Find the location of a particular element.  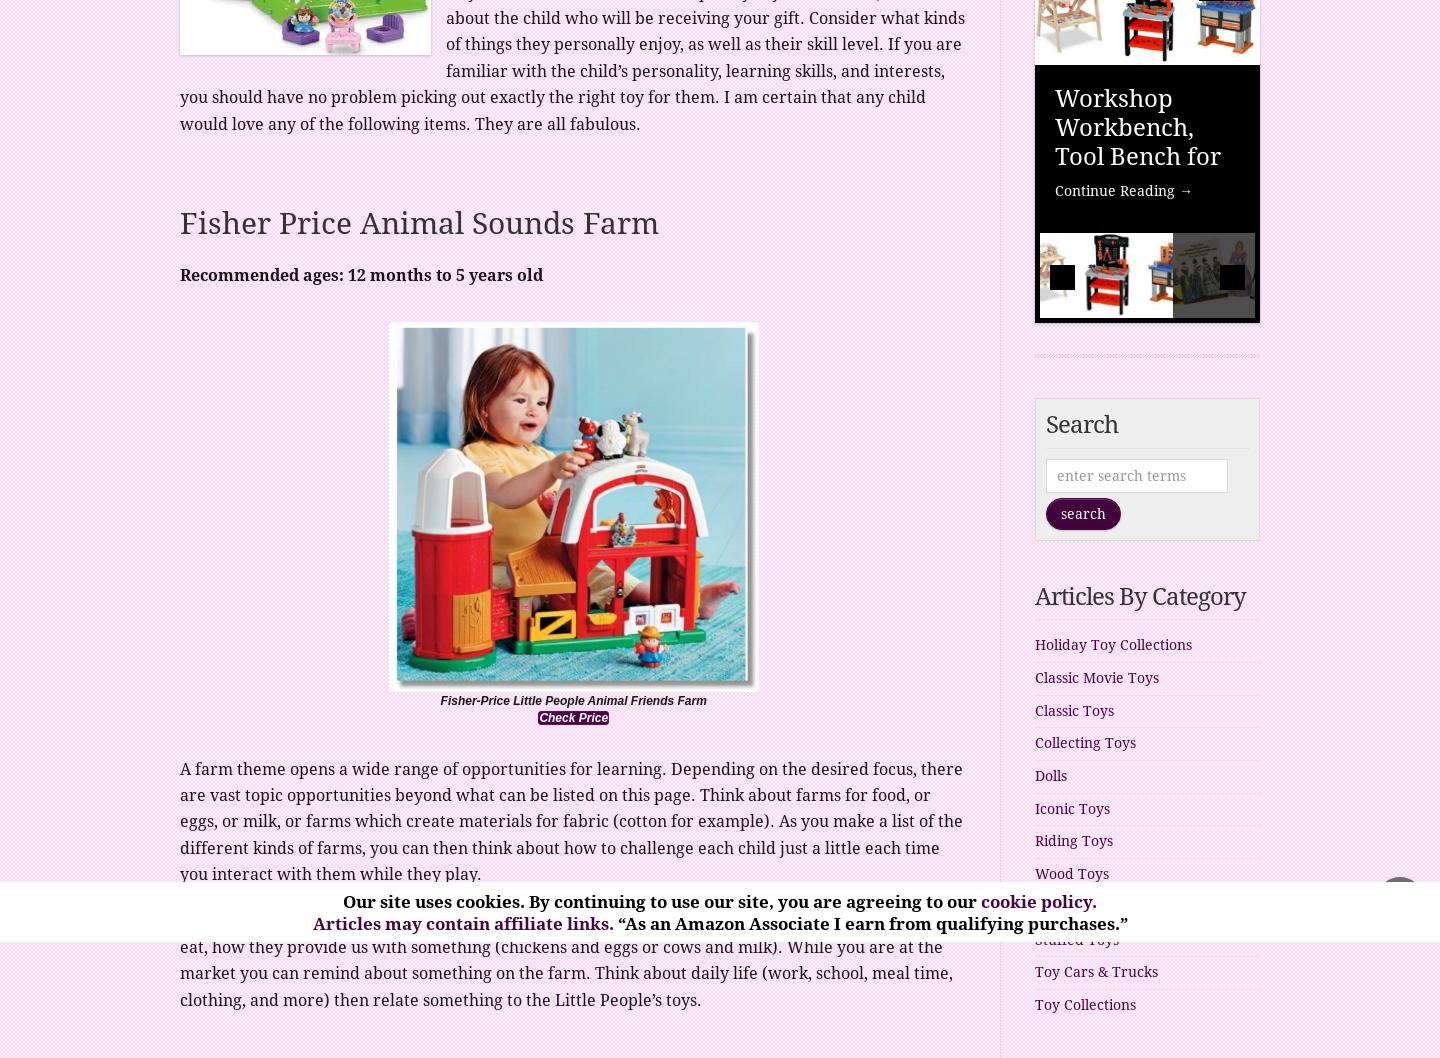

'cookie policy.' is located at coordinates (980, 902).